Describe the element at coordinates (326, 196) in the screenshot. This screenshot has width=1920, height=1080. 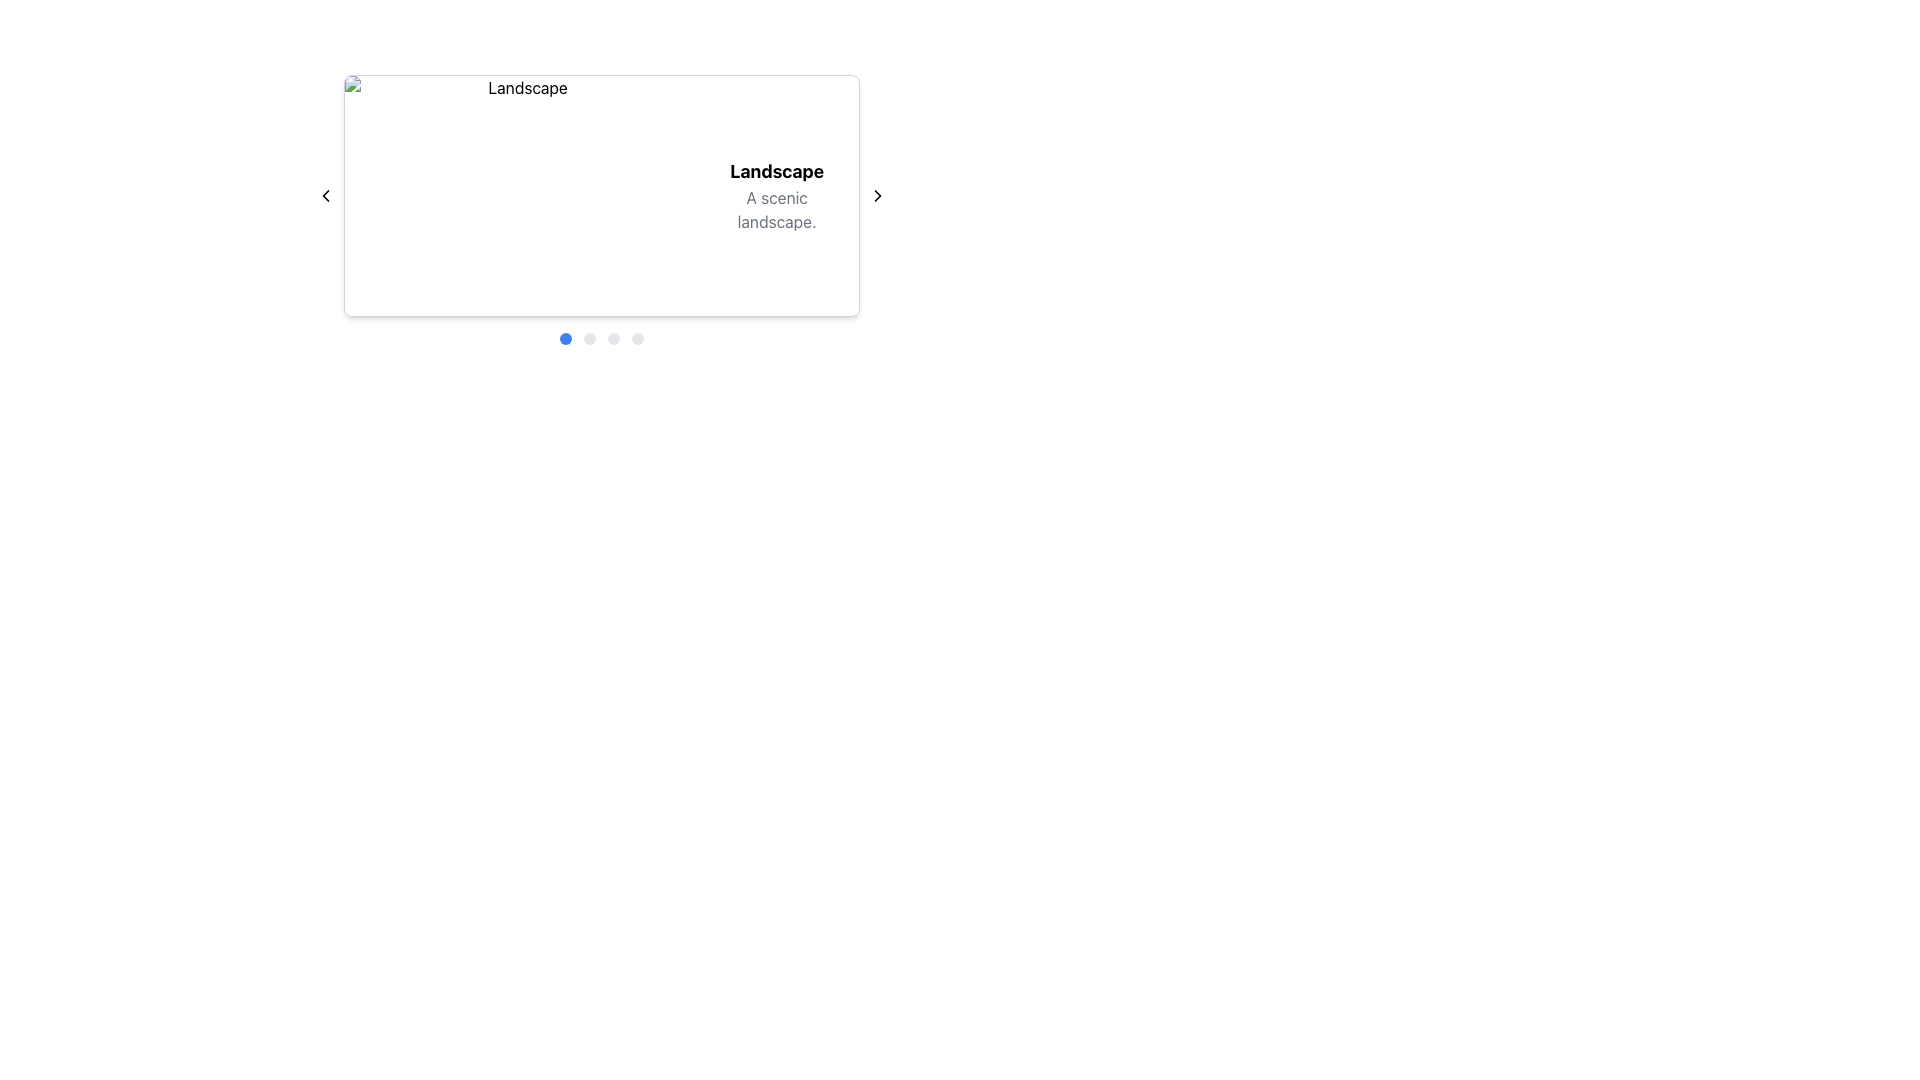
I see `the small left-pointing chevron icon, which serves as a back navigation symbol` at that location.